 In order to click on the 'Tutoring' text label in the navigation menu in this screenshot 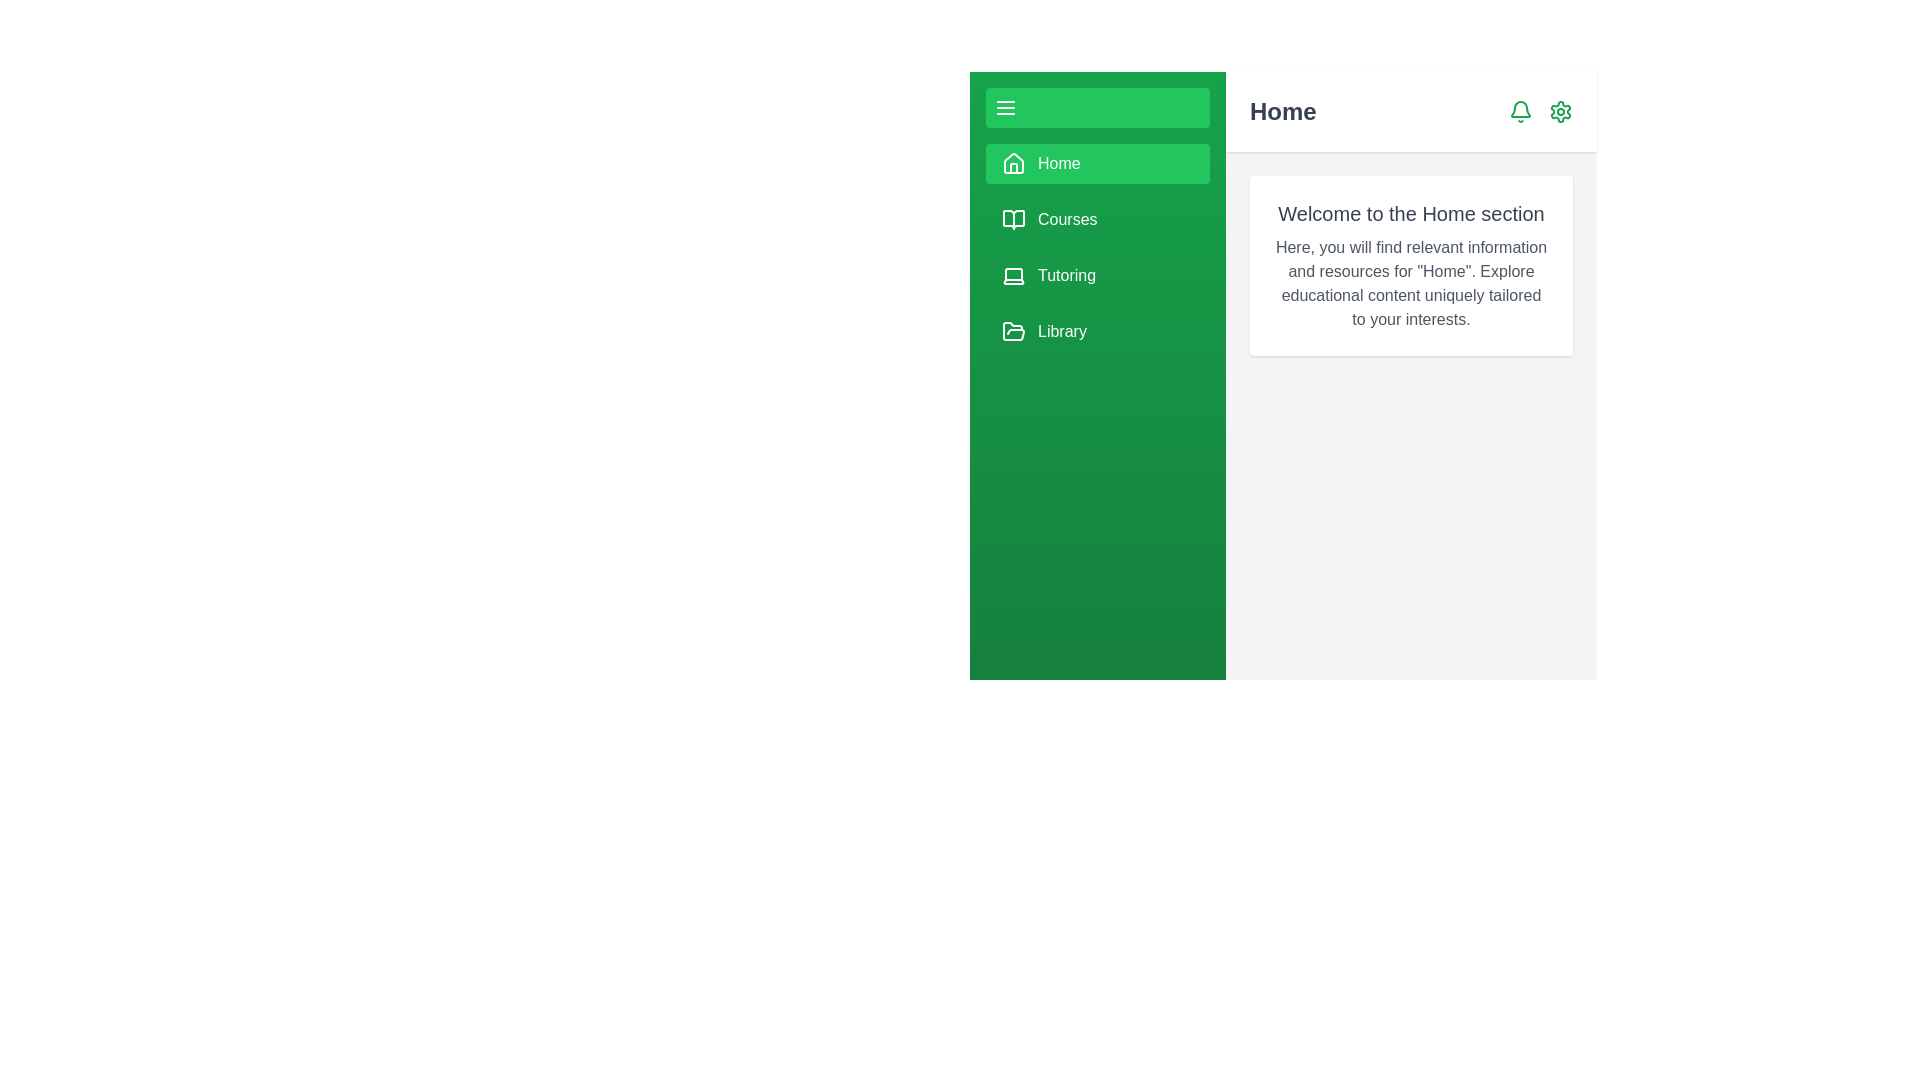, I will do `click(1066, 276)`.